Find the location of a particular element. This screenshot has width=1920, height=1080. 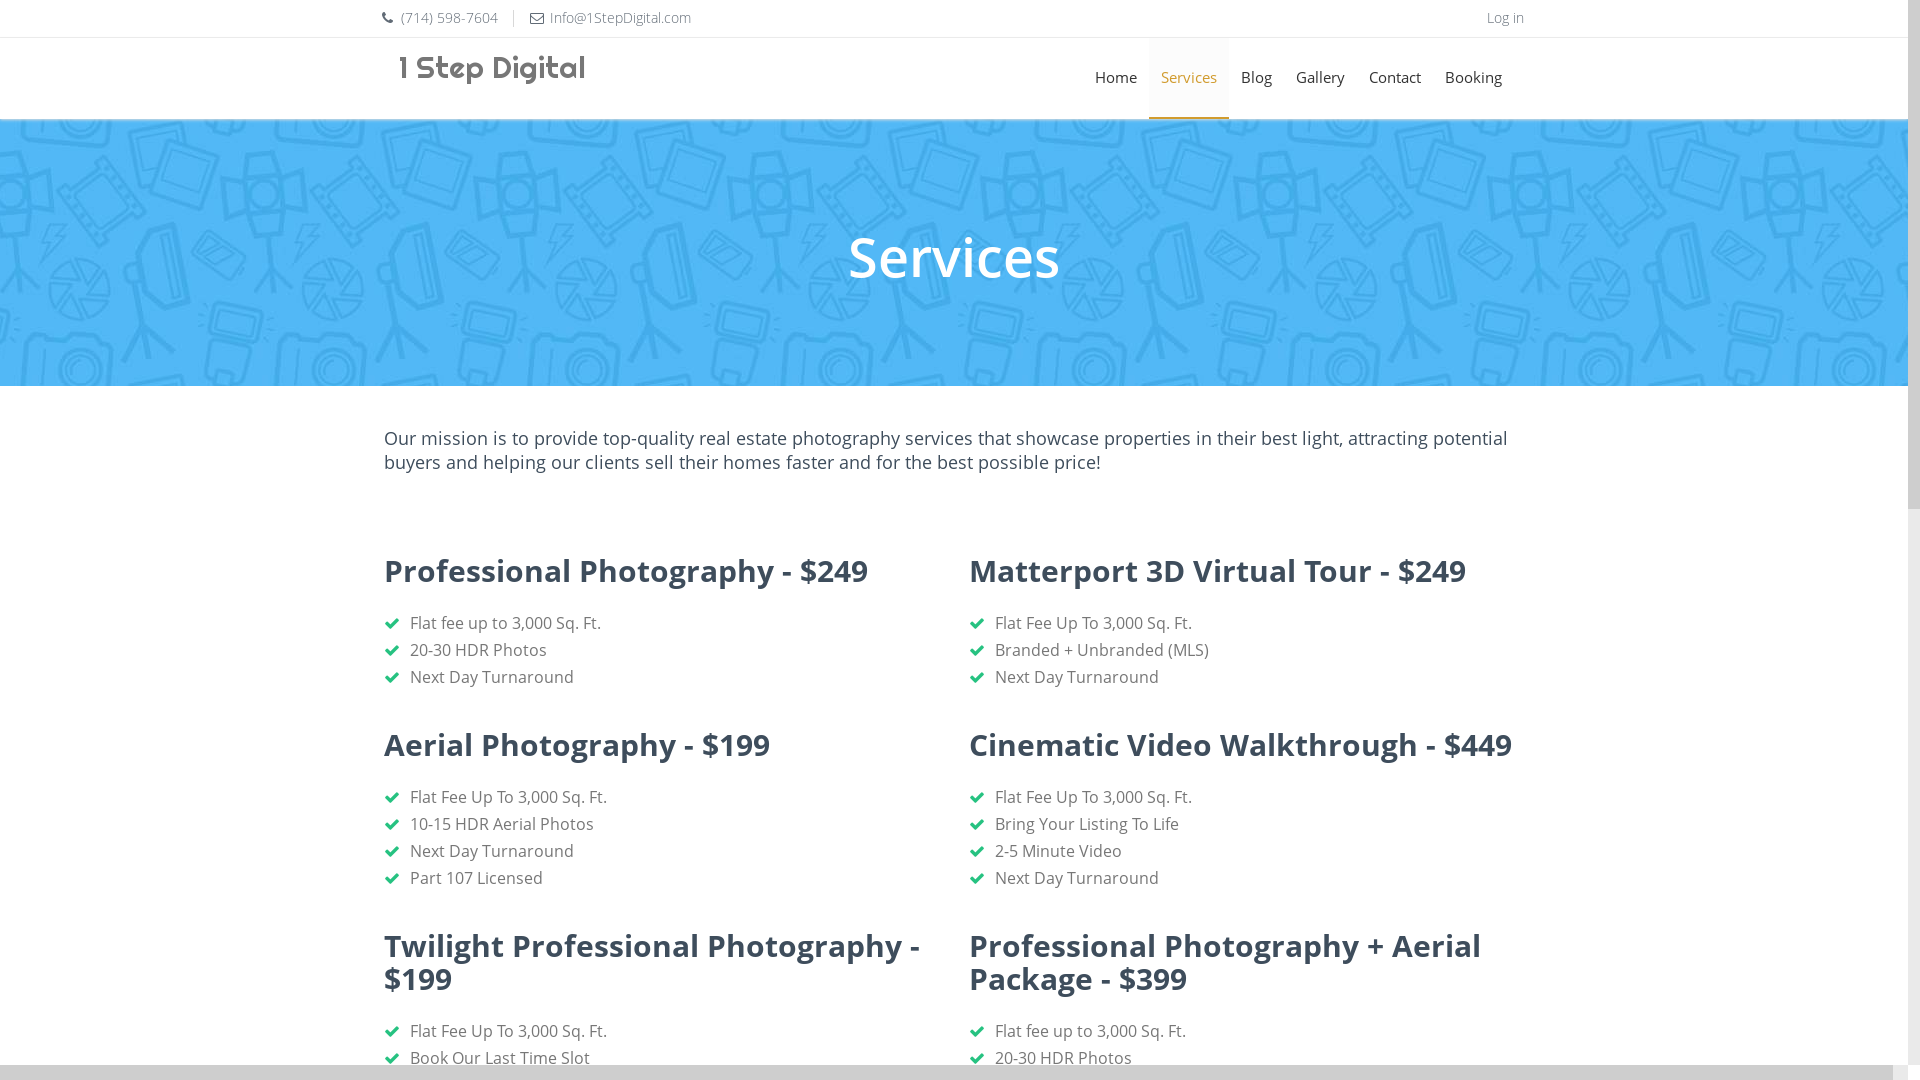

'Services' is located at coordinates (1189, 77).